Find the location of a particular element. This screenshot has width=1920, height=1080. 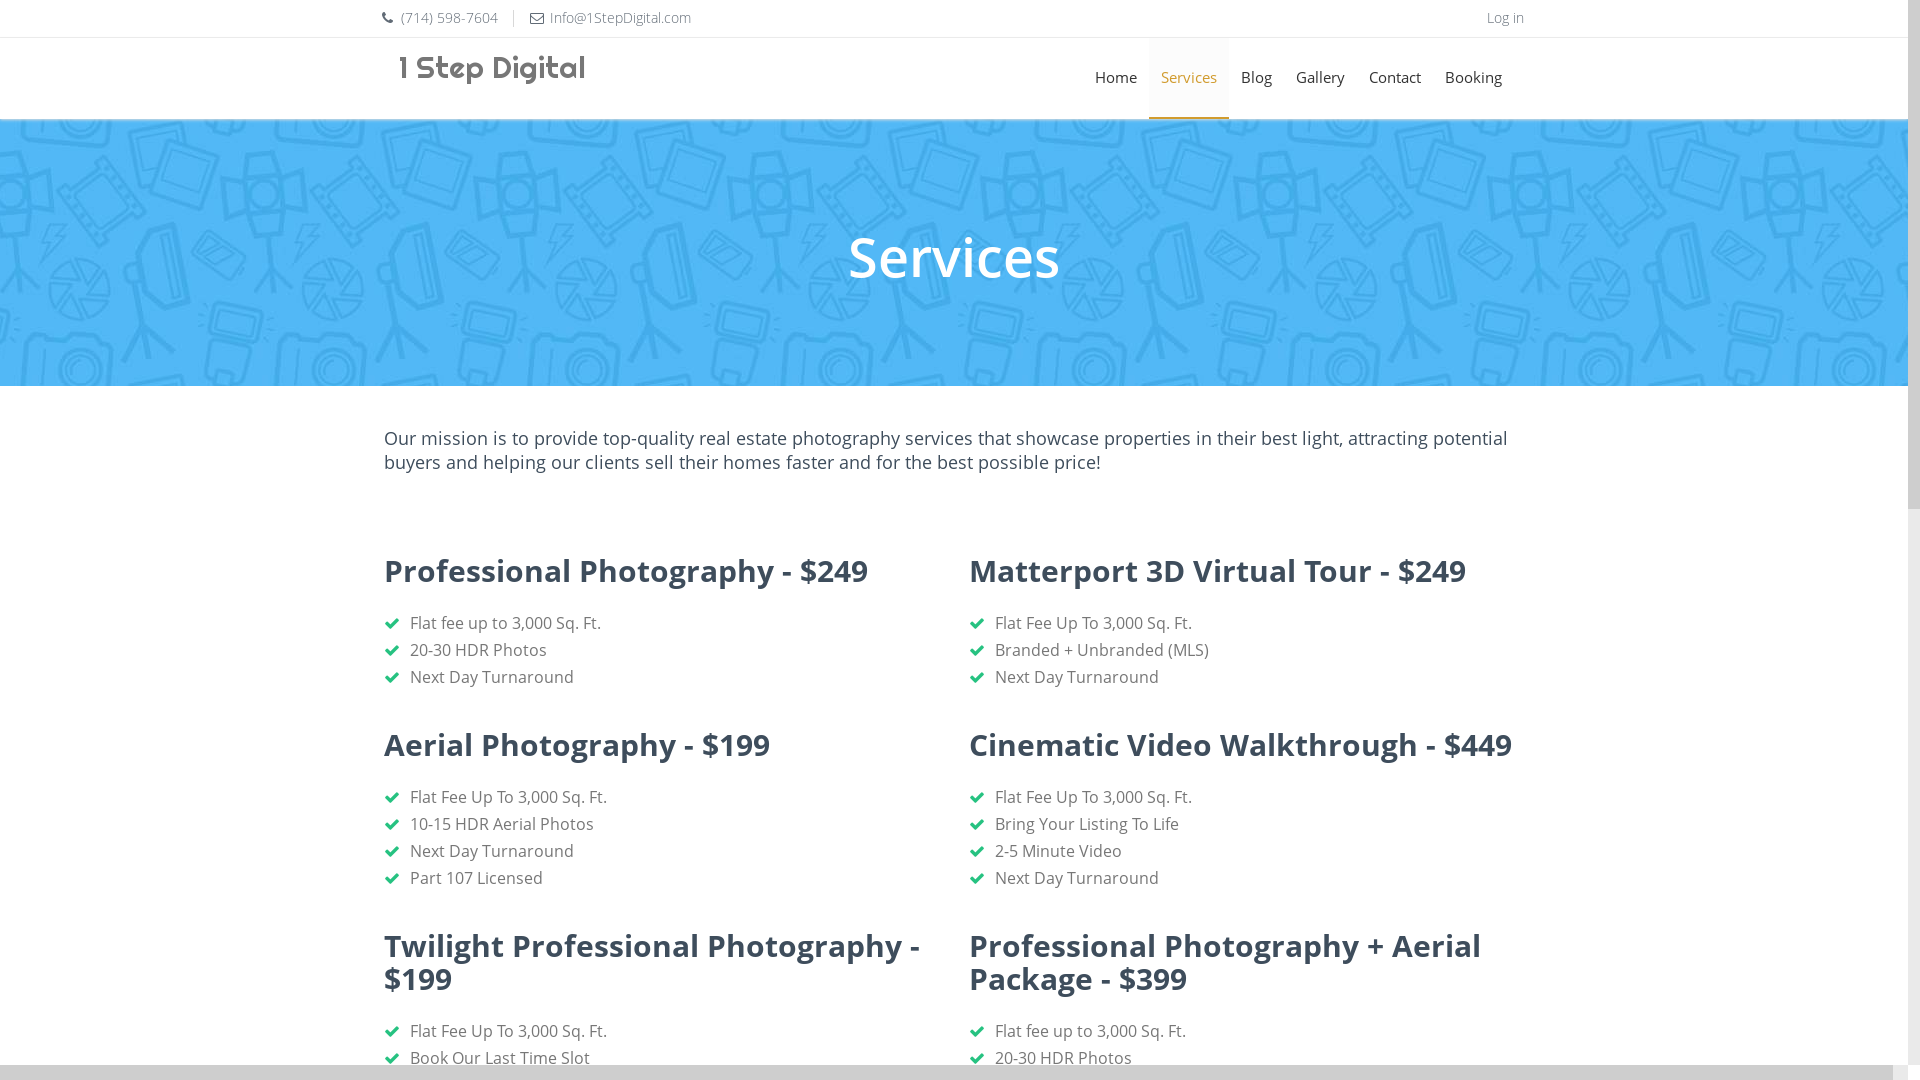

'Services' is located at coordinates (1189, 77).